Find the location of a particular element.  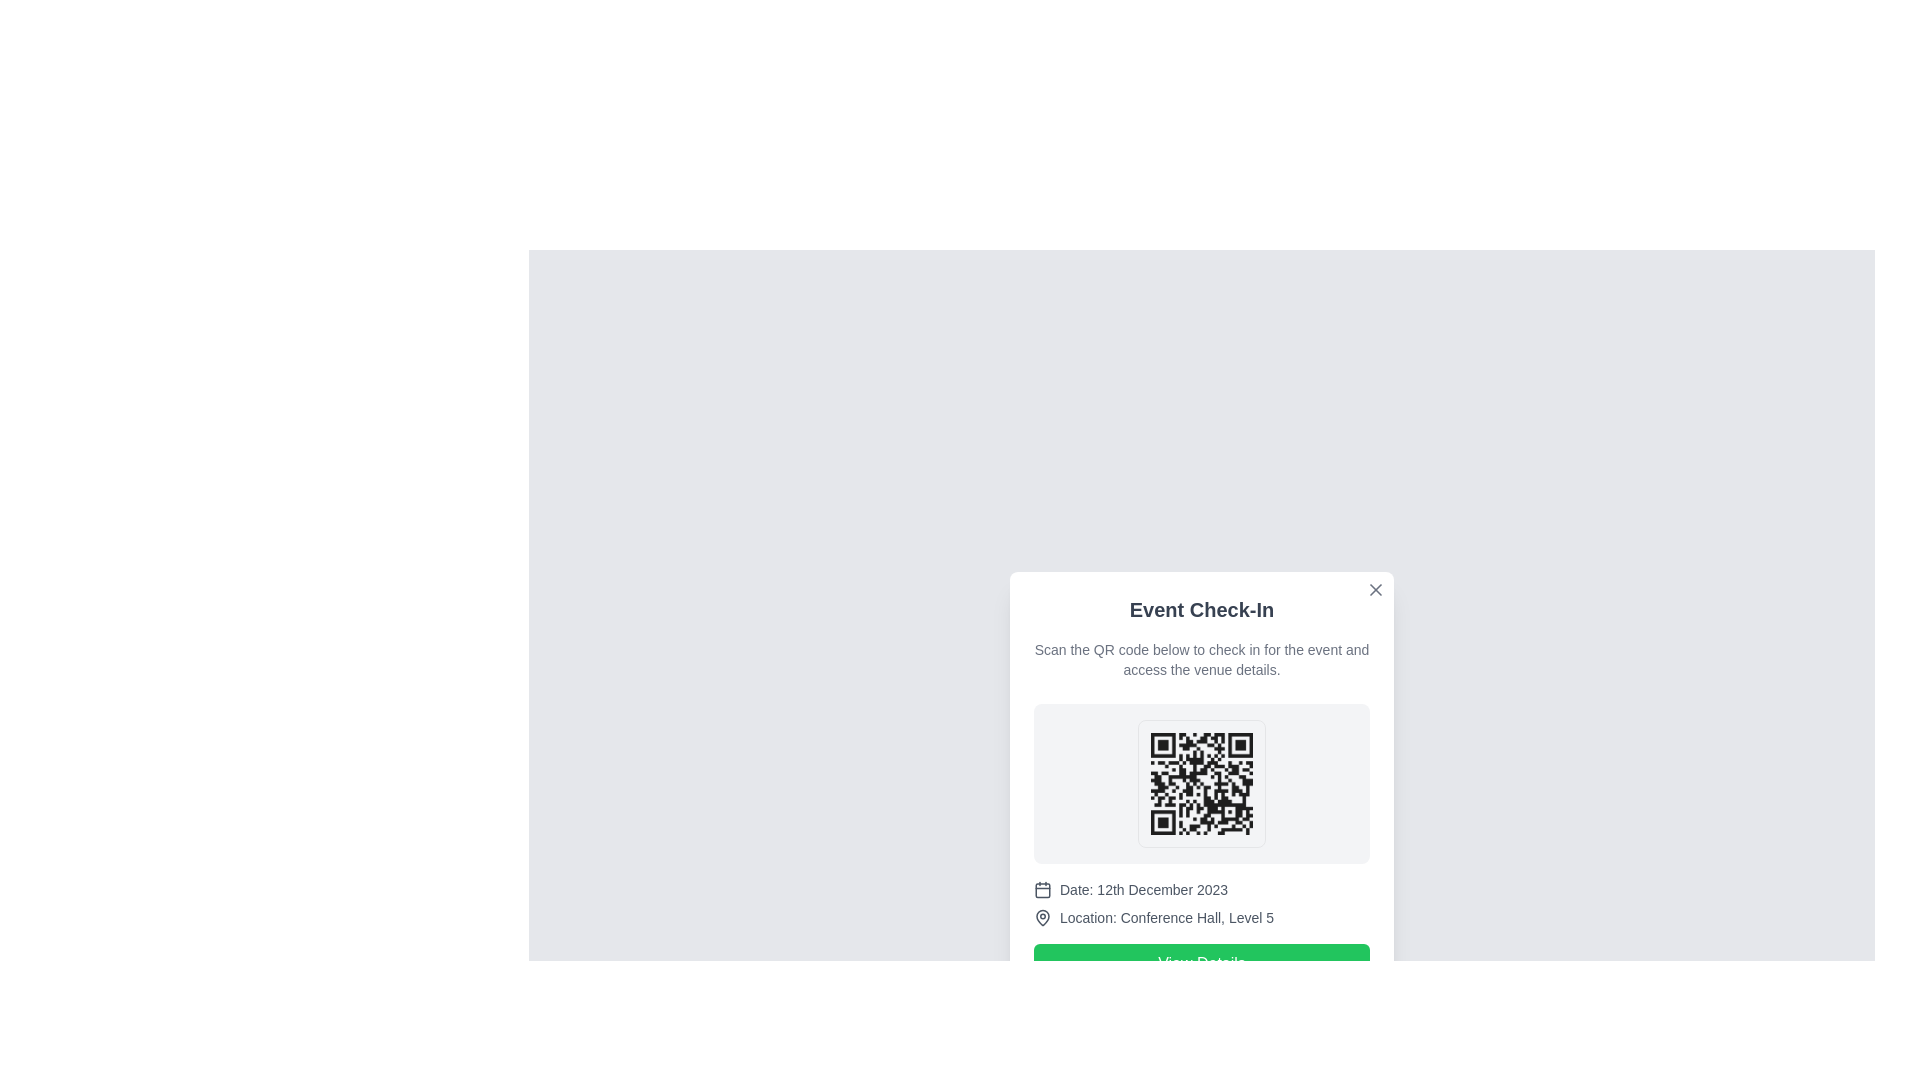

the close button located at the top right corner of the 'Event Check-In' modal is located at coordinates (1375, 589).